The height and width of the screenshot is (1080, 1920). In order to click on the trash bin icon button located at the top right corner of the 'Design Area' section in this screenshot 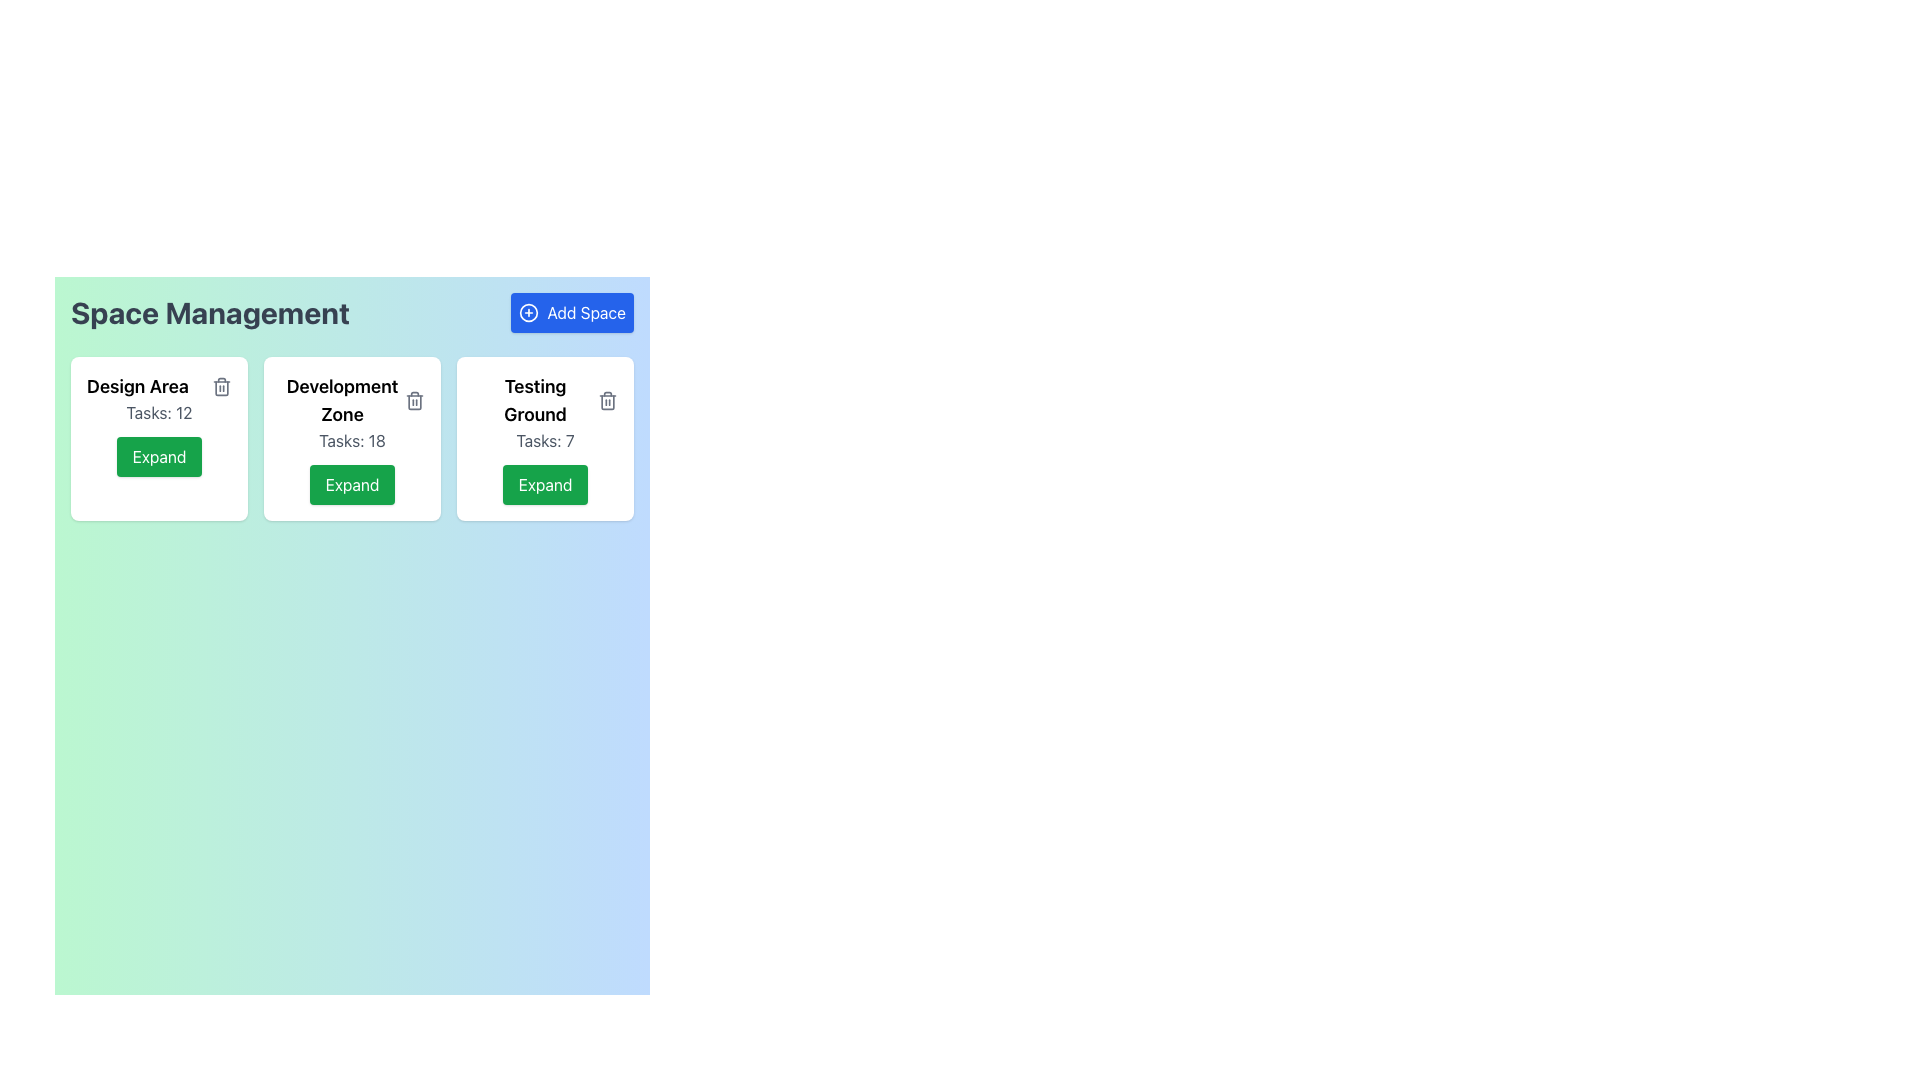, I will do `click(221, 386)`.